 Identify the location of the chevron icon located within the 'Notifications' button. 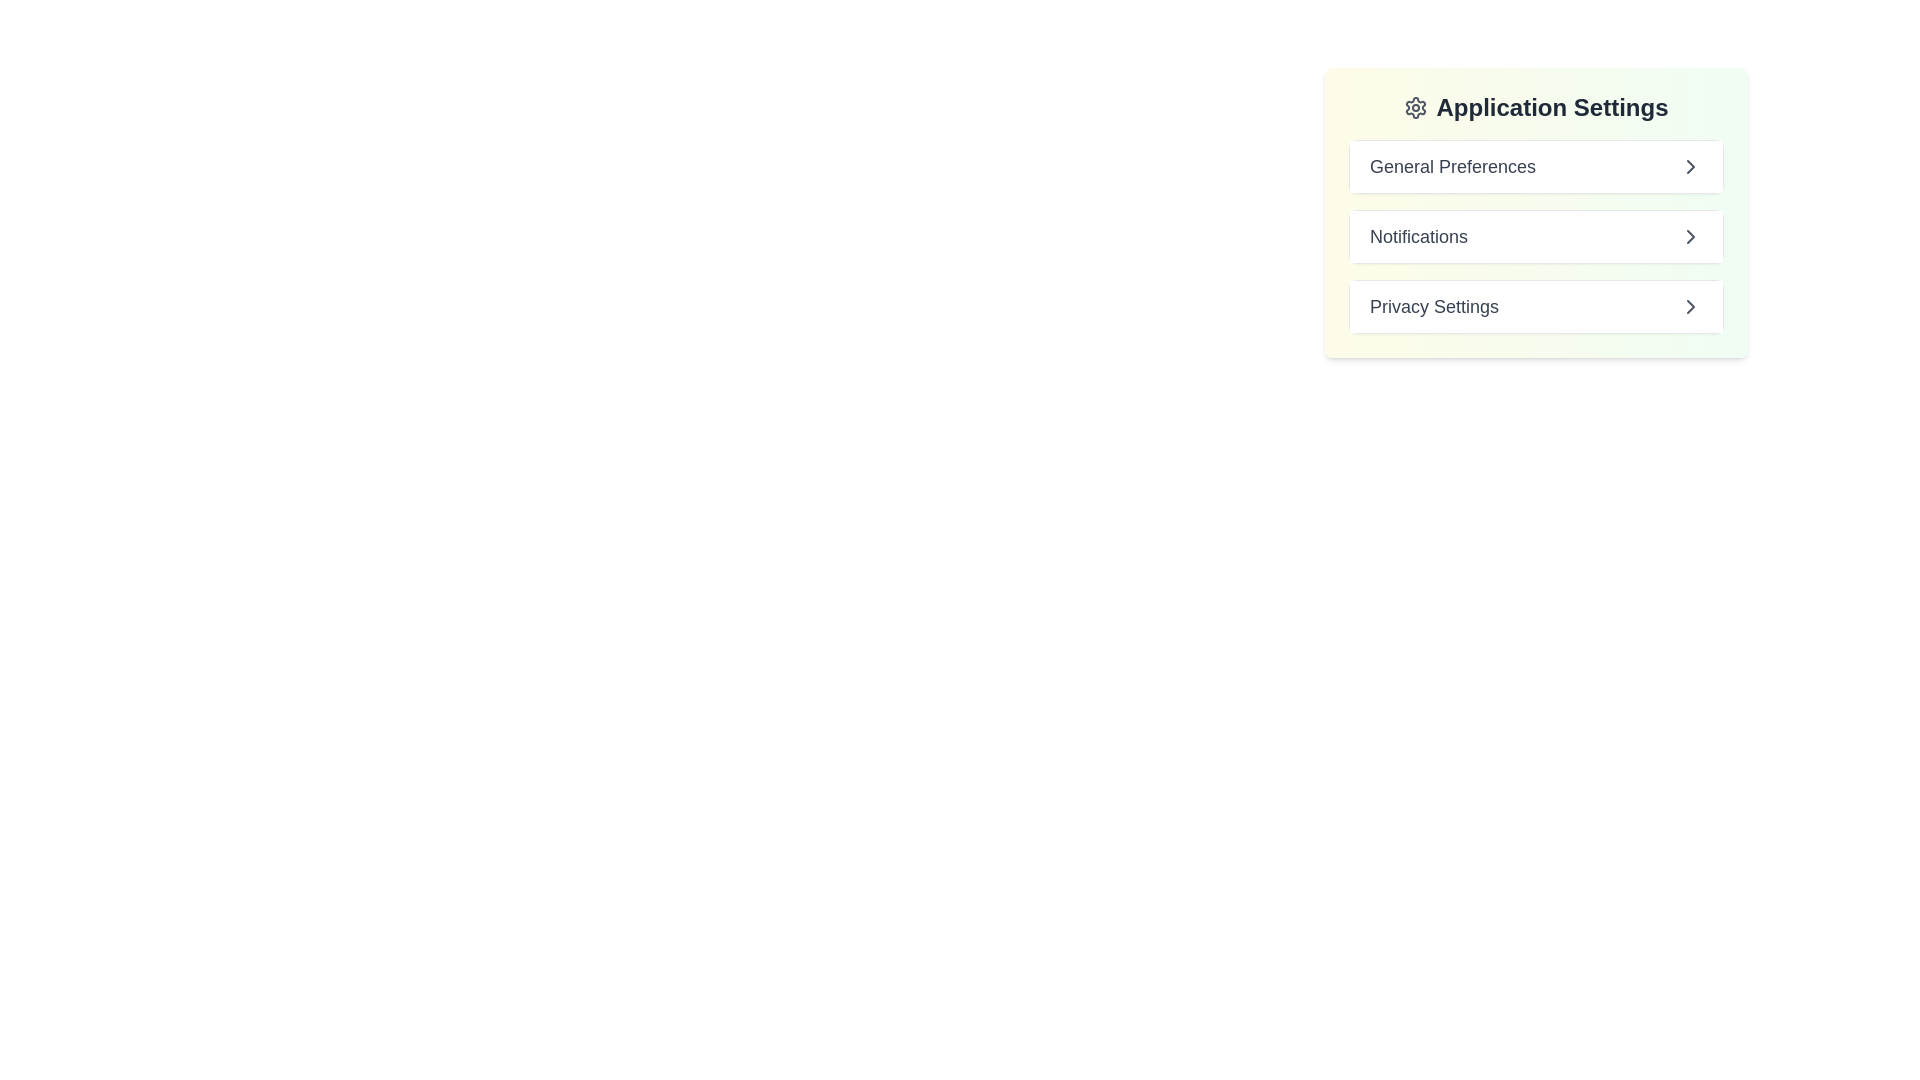
(1689, 235).